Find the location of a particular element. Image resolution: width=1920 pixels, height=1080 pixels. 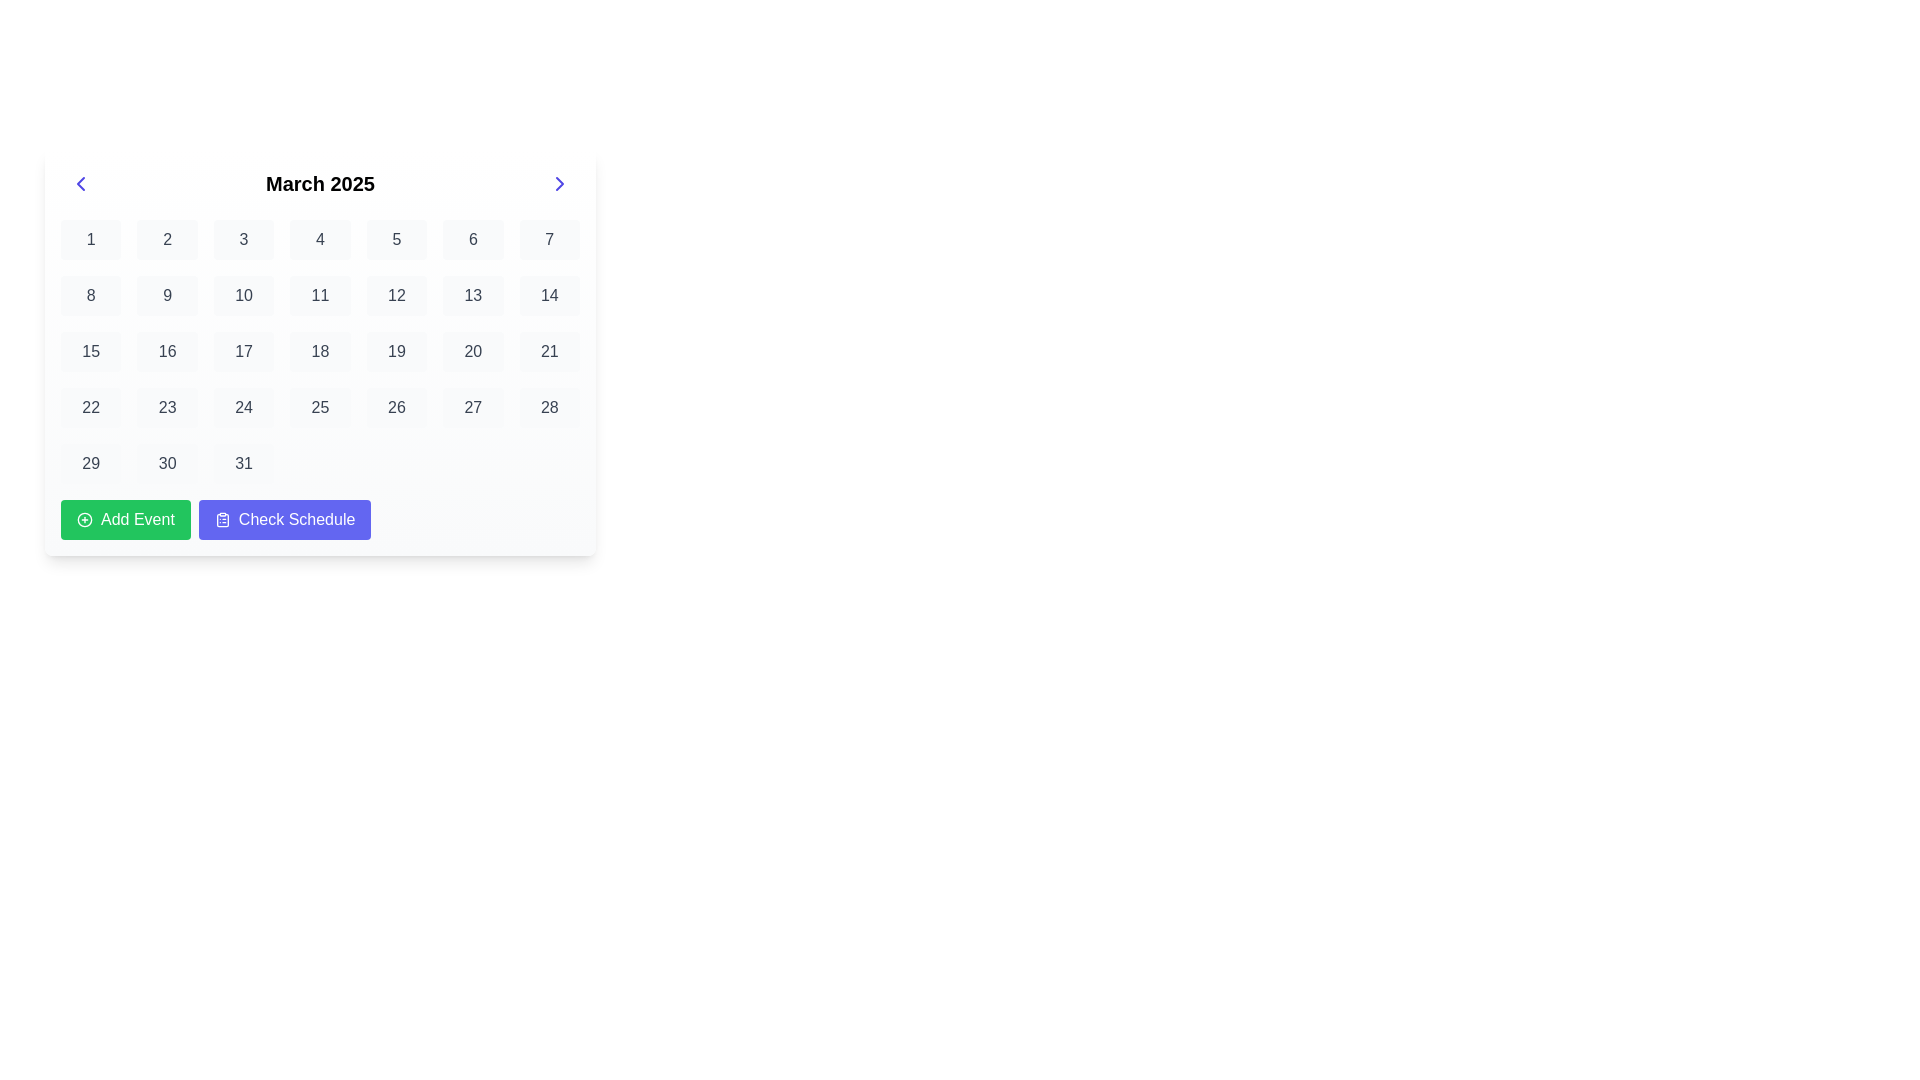

the second button in the first row of the calendar interface is located at coordinates (167, 238).